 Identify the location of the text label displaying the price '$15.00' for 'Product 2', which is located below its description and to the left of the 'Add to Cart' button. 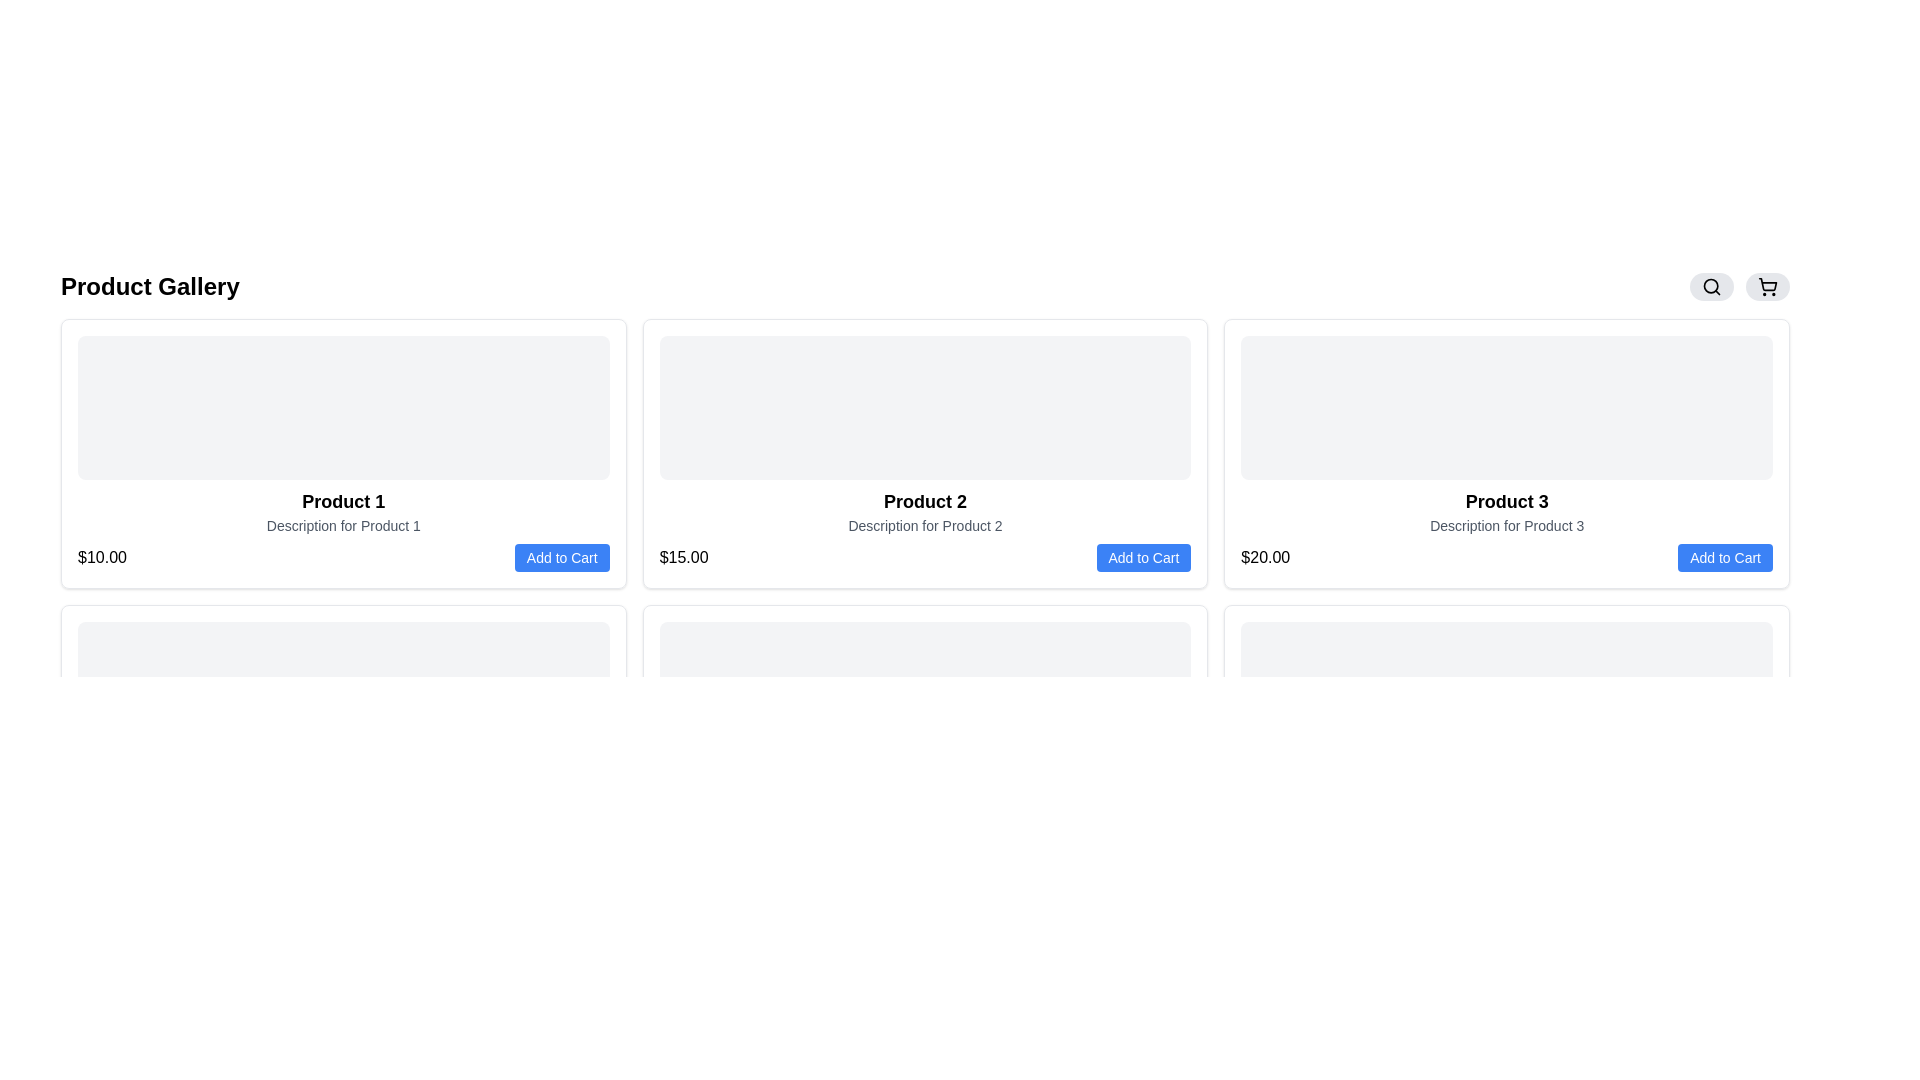
(684, 558).